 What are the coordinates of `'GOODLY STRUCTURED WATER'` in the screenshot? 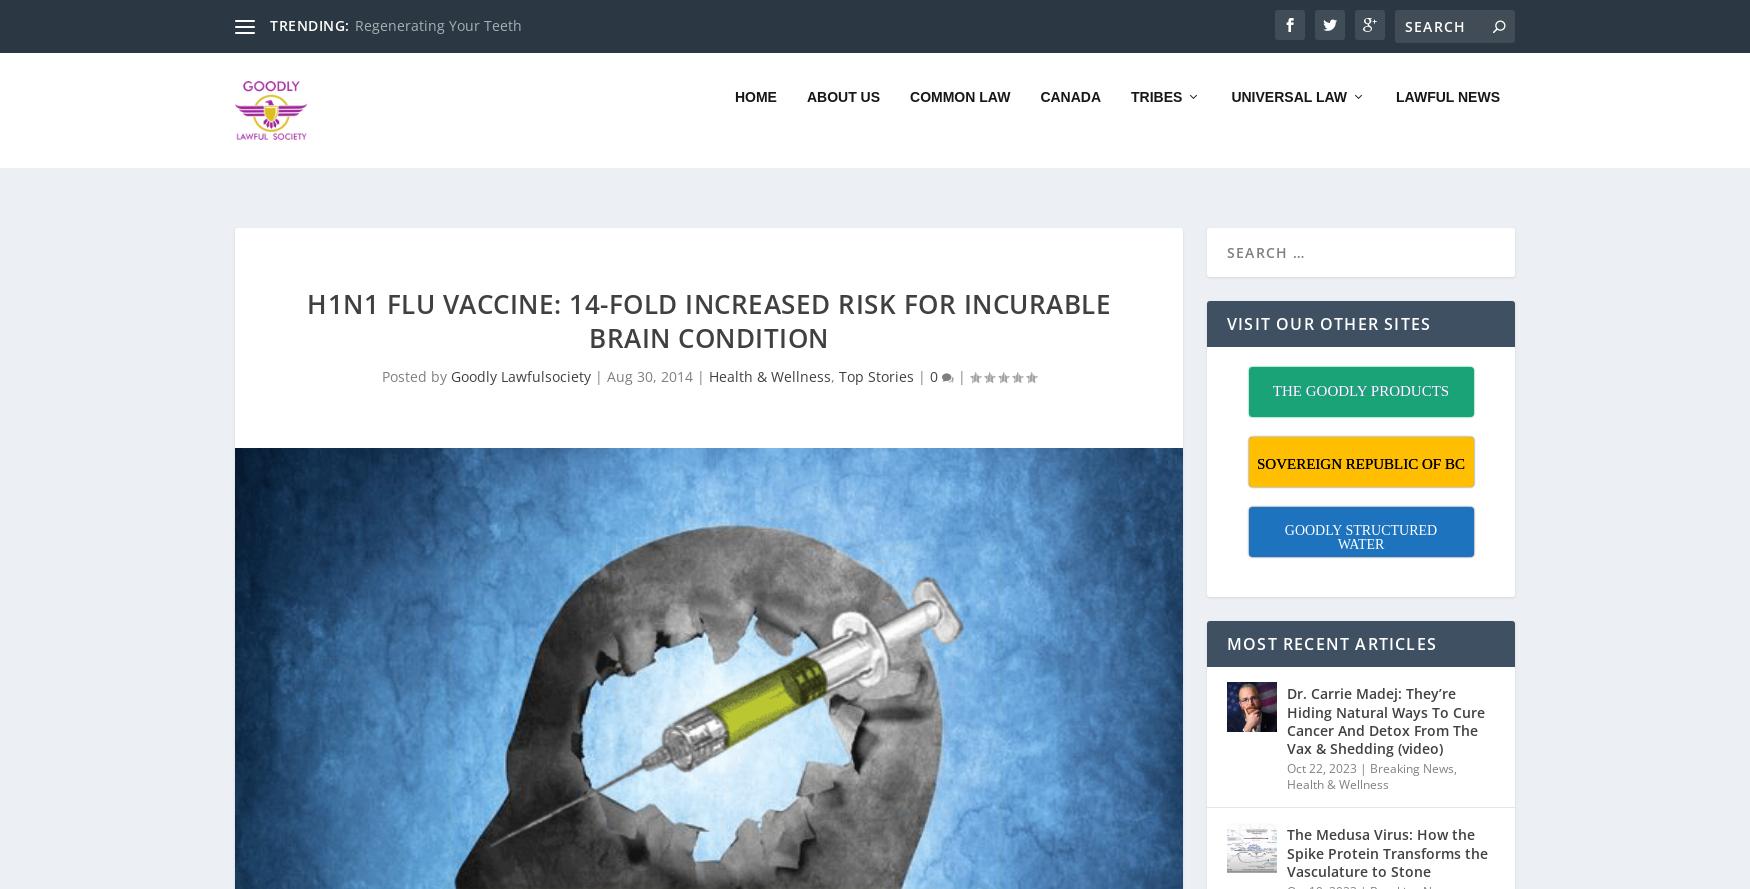 It's located at (1360, 512).